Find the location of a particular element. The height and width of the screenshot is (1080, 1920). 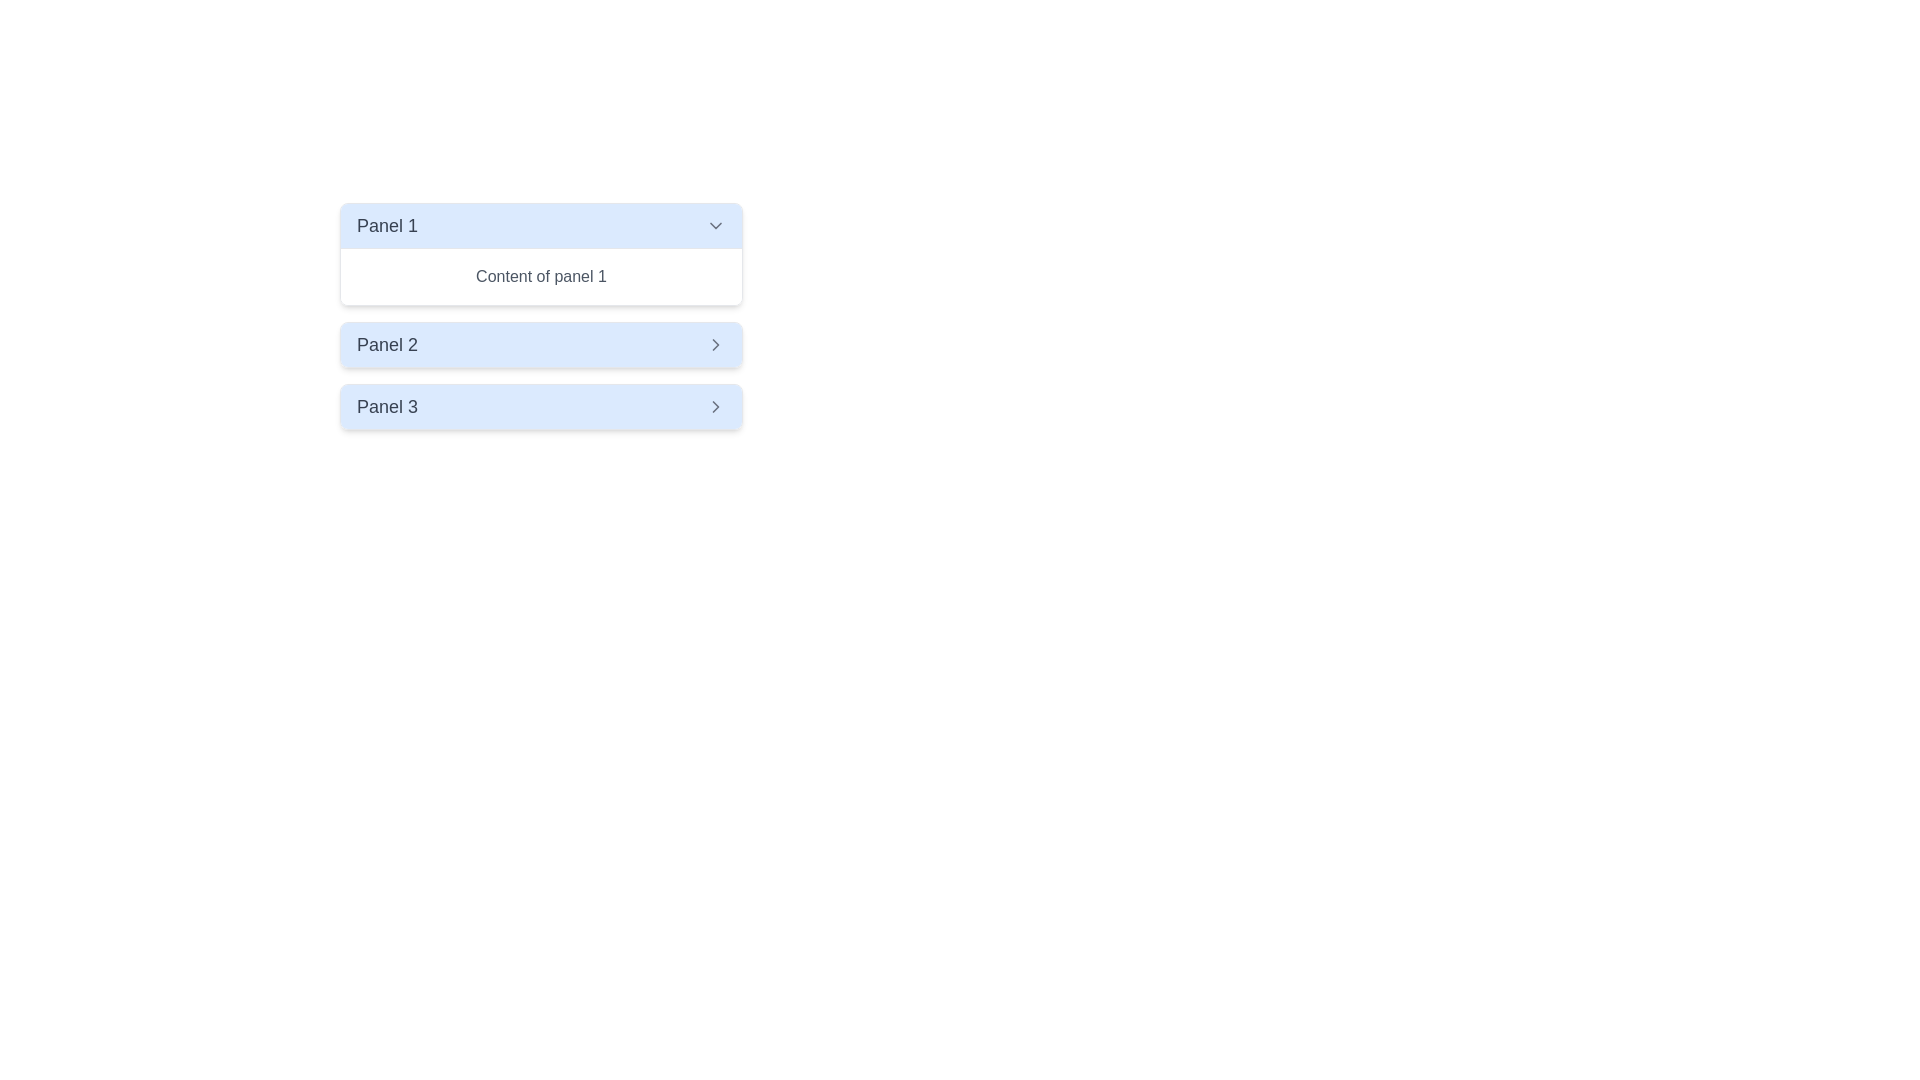

the chevron-shaped icon pointing to the right, which is located adjacent to the text 'Panel 3' is located at coordinates (715, 406).